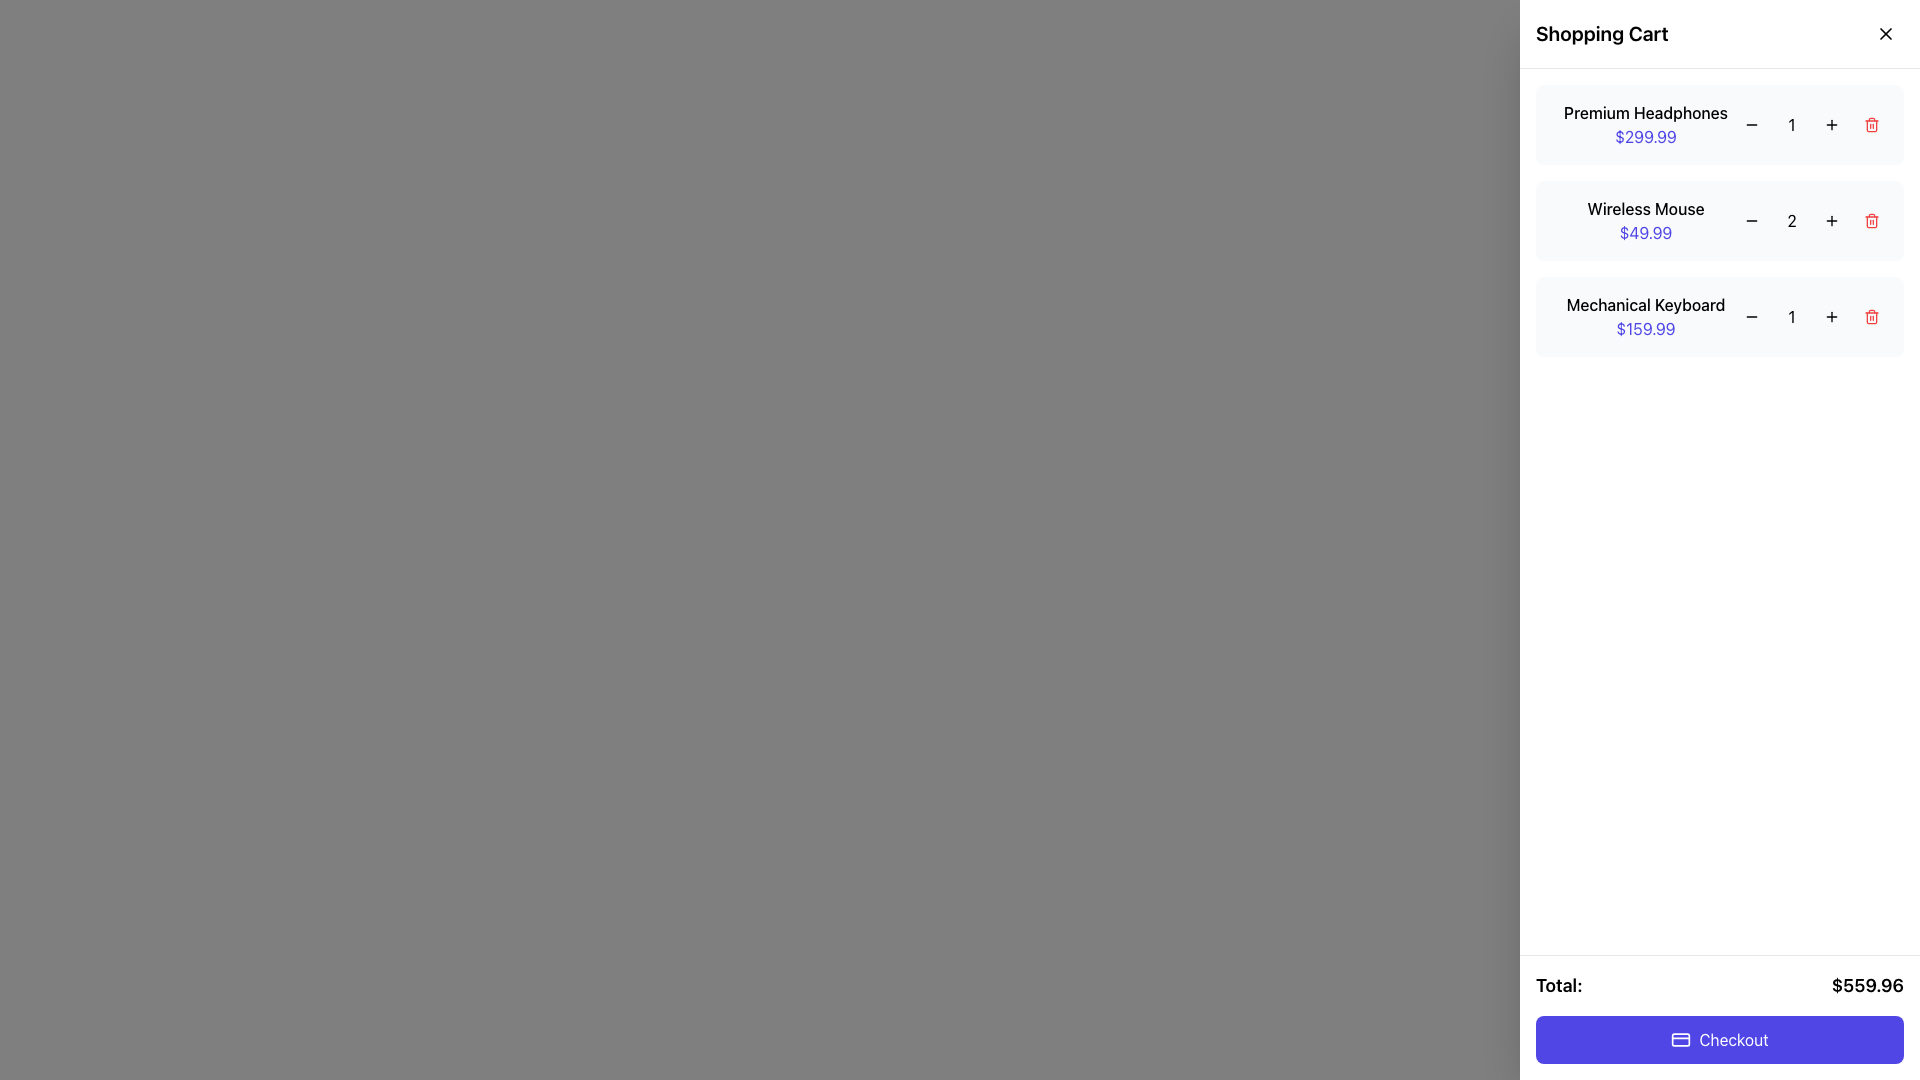 The image size is (1920, 1080). Describe the element at coordinates (1732, 1039) in the screenshot. I see `the 'Checkout' text within the button that has a vivid indigo background and rounded corners` at that location.